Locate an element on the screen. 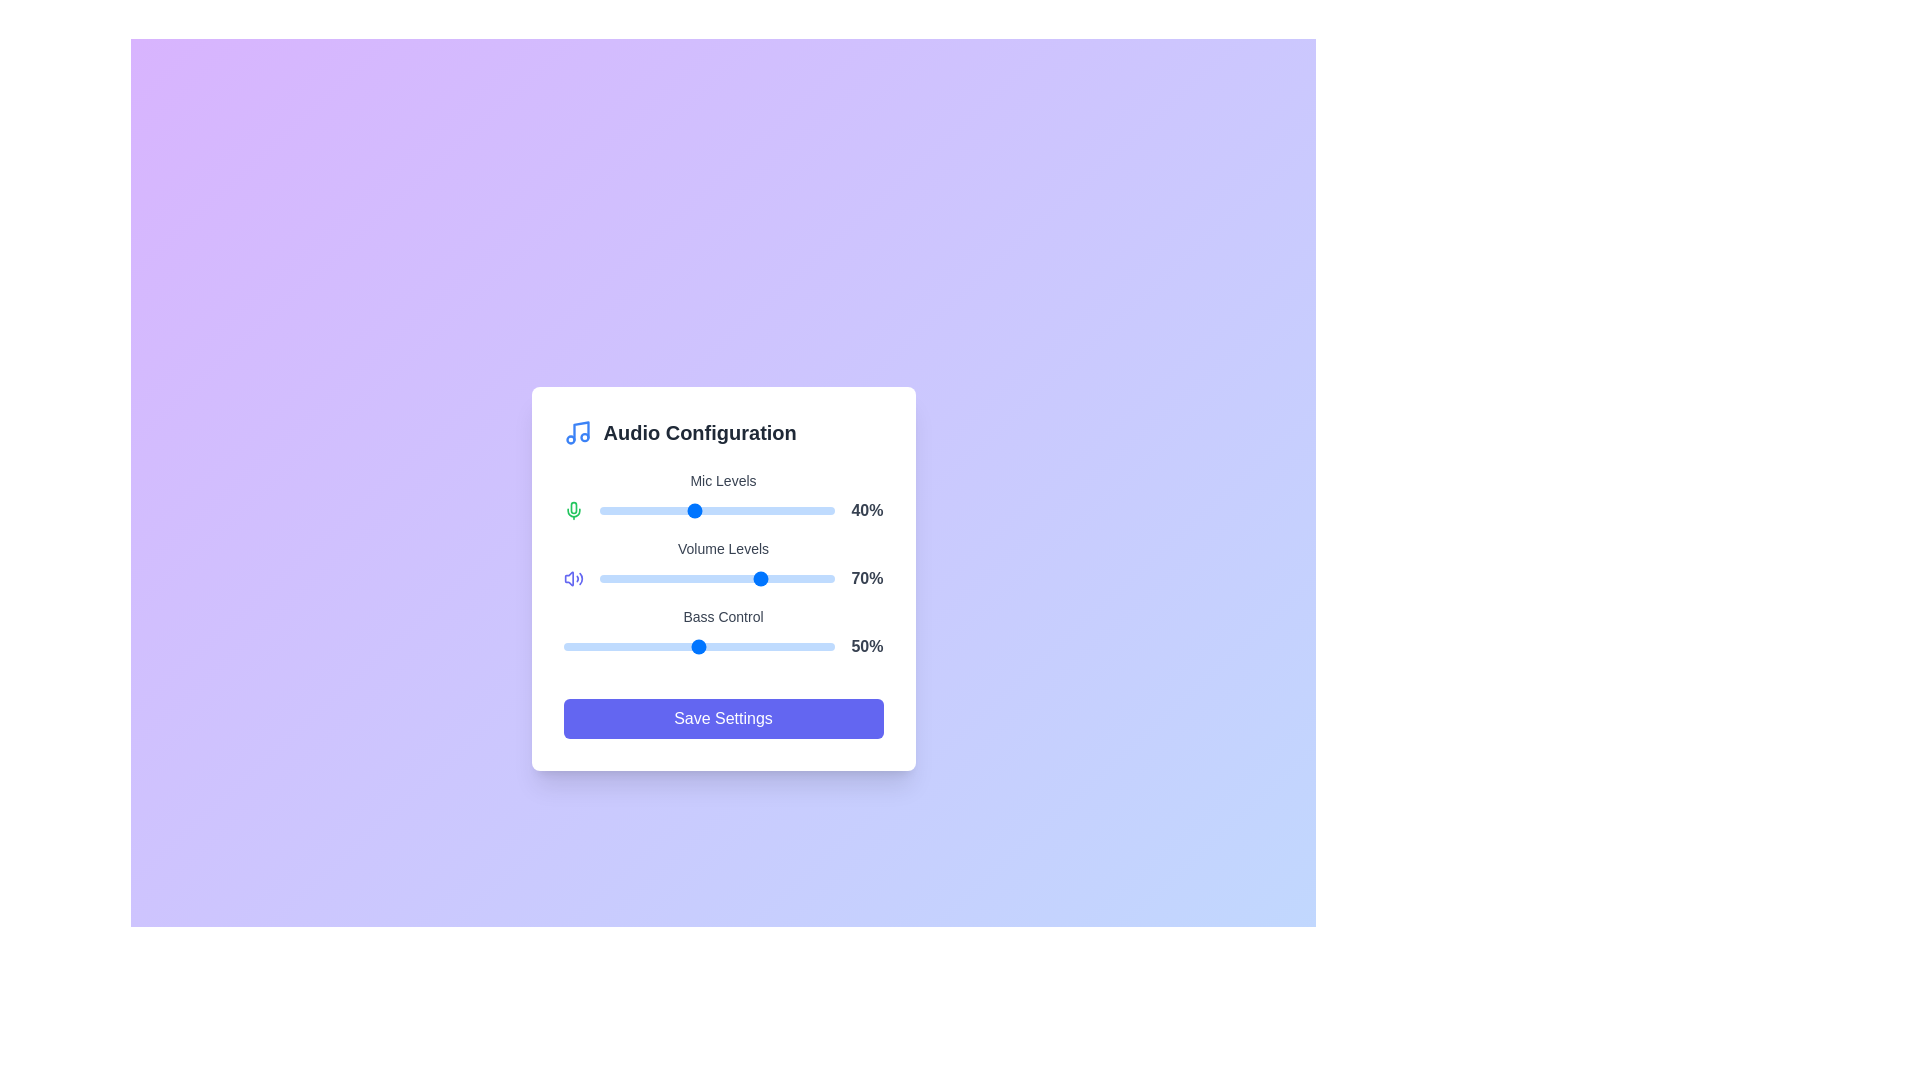  the 'Save Settings' button to save the current configuration is located at coordinates (722, 717).